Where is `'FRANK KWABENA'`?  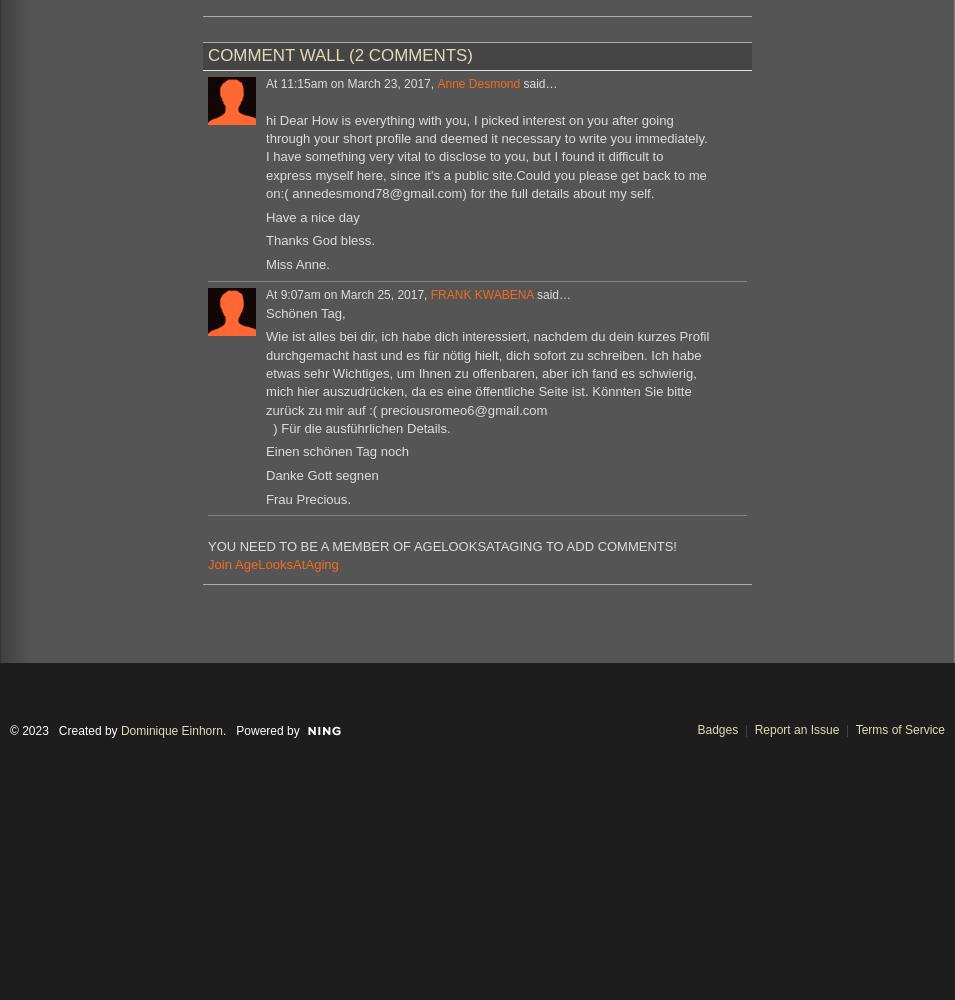
'FRANK KWABENA' is located at coordinates (481, 295).